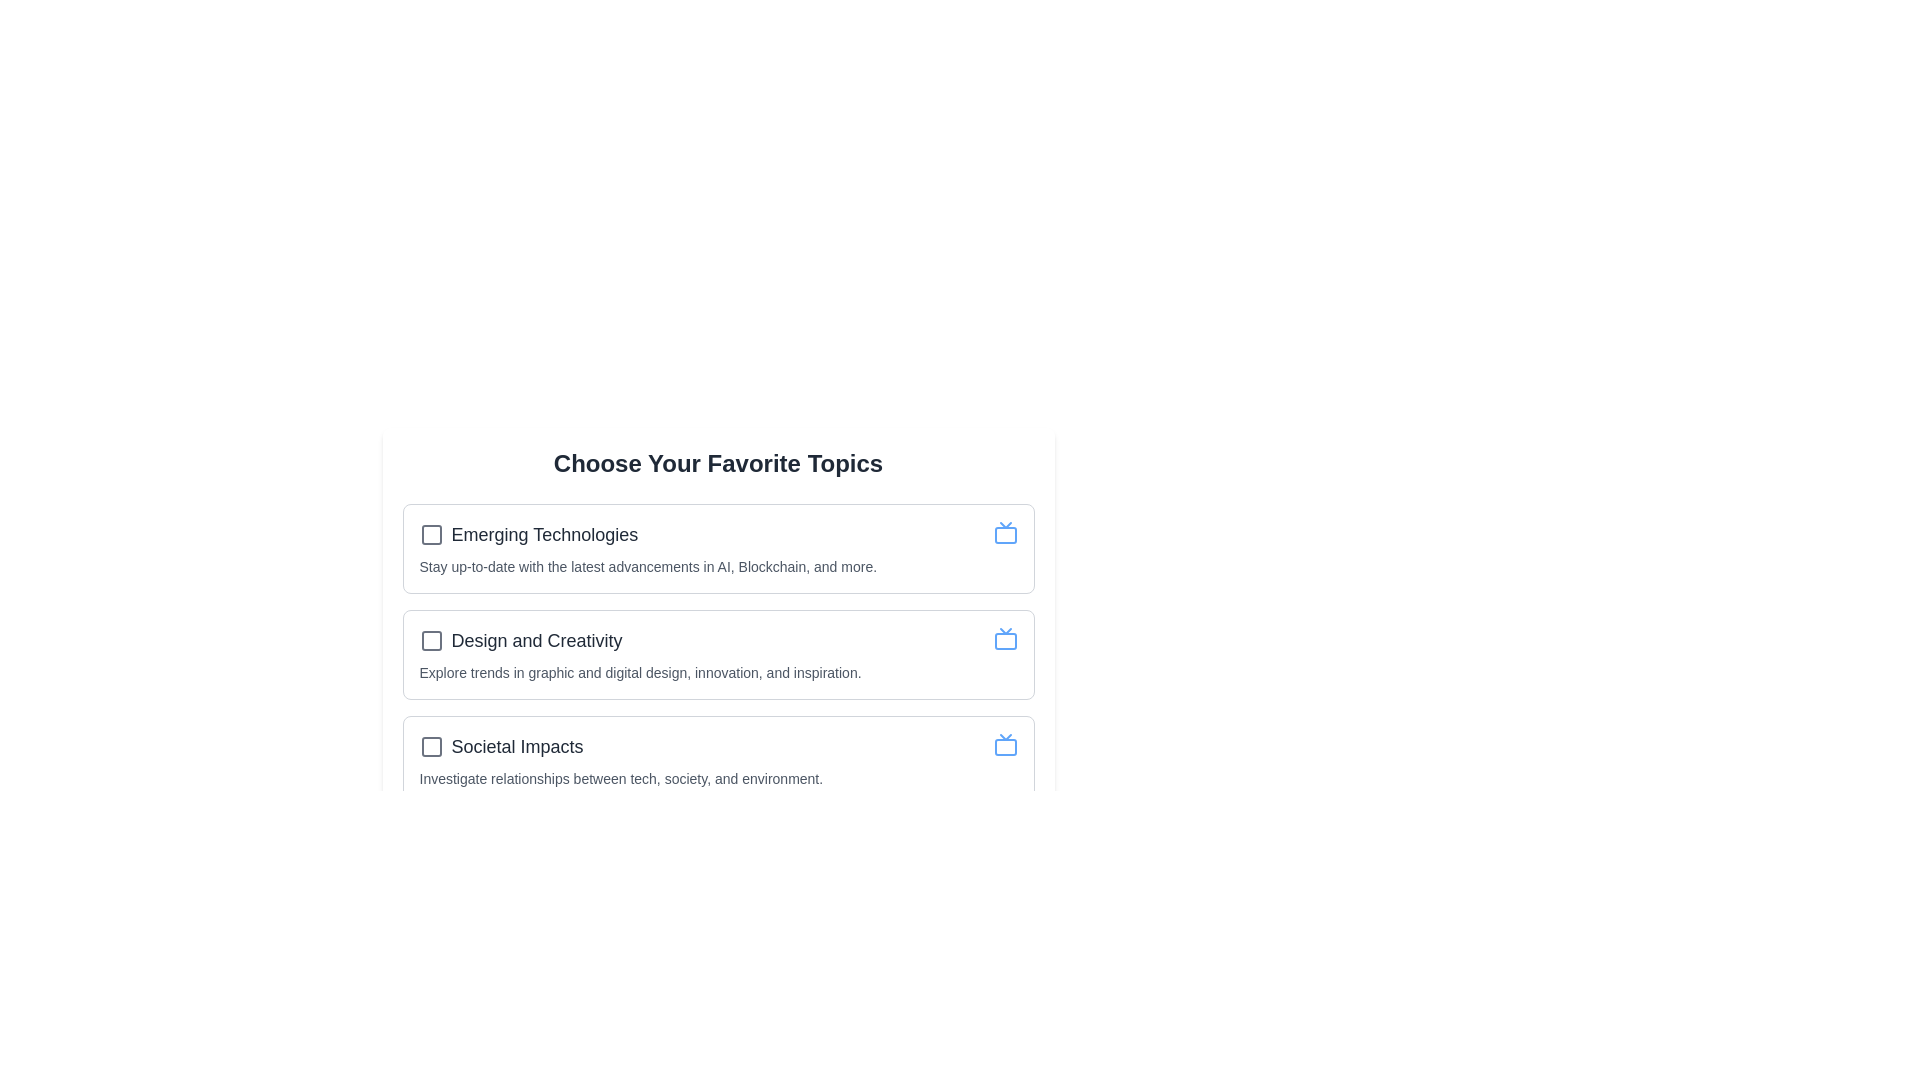  What do you see at coordinates (517, 747) in the screenshot?
I see `the text label that describes a topic within the third item of the 'Choose Your Favorite Topics' list, located immediately after the adjacent checkbox icon` at bounding box center [517, 747].